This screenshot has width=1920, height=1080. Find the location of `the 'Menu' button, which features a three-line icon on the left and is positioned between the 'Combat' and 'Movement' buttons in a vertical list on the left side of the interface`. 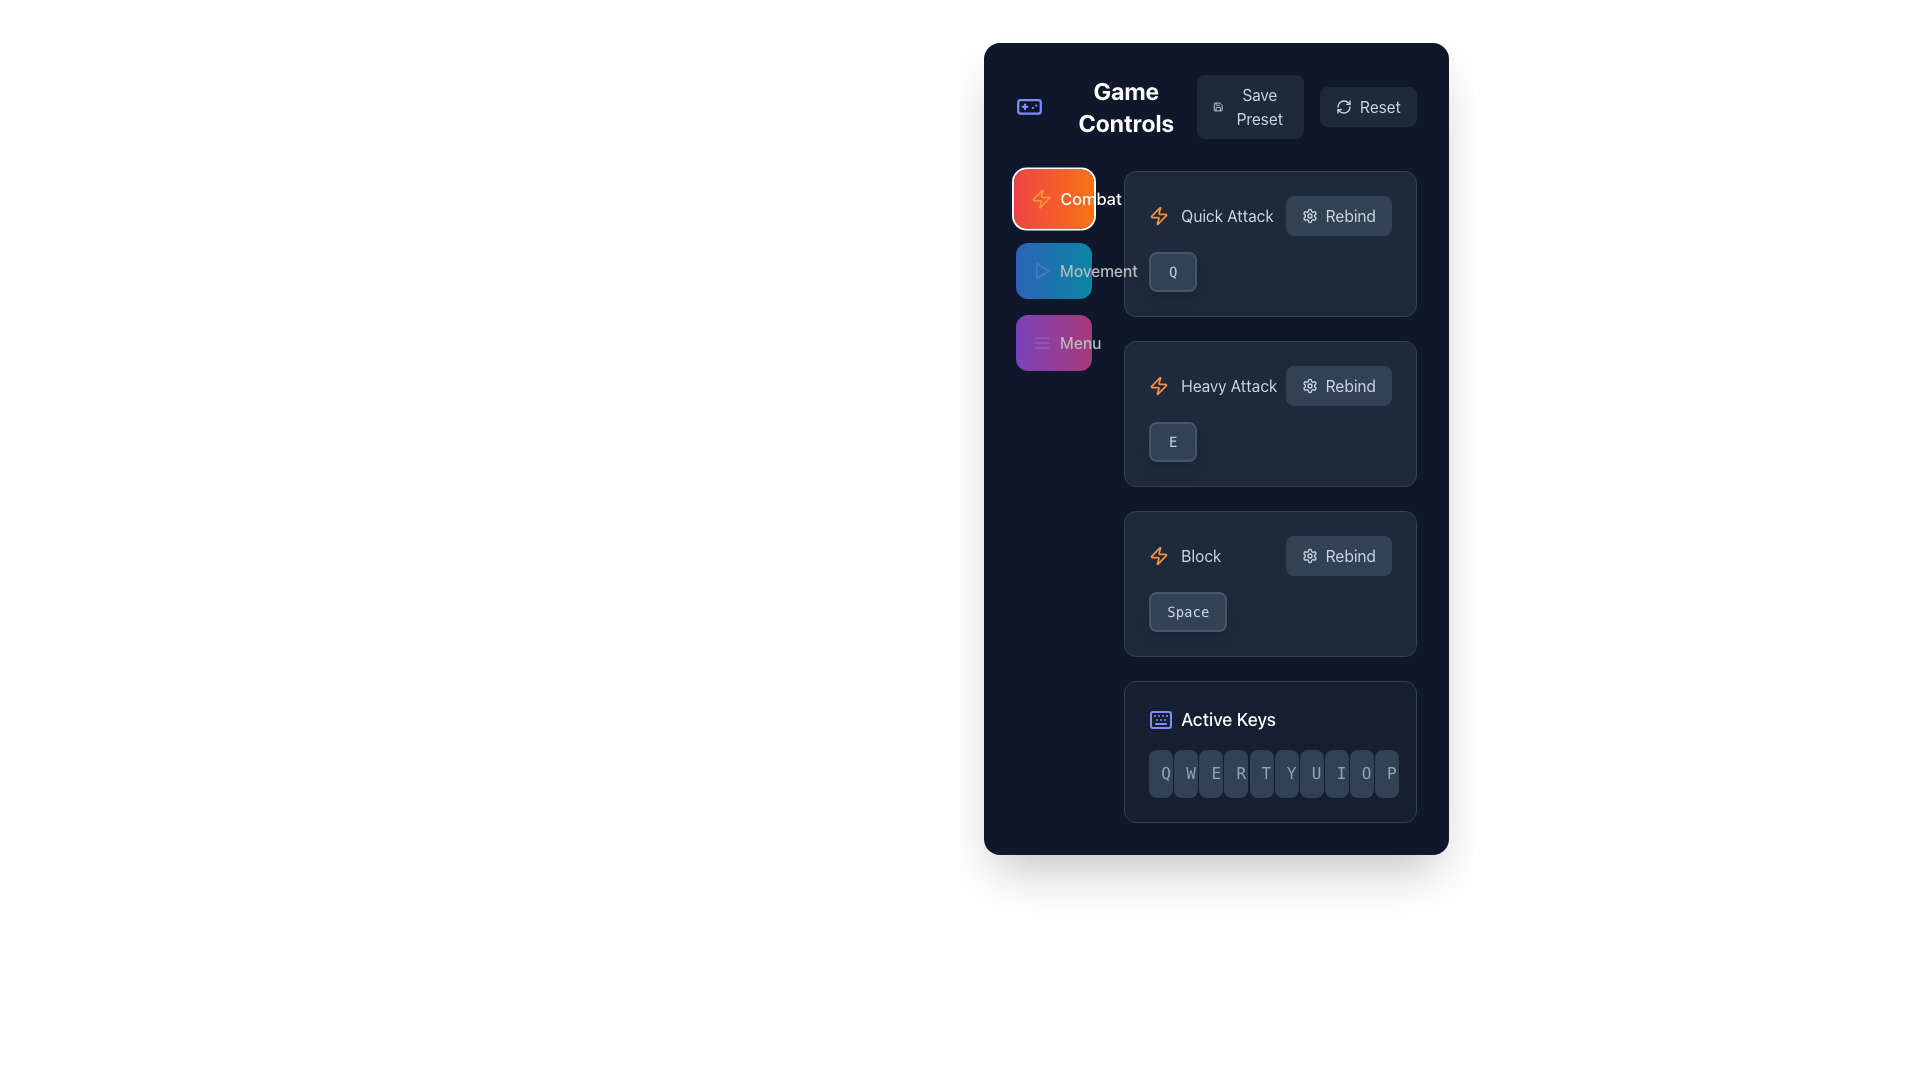

the 'Menu' button, which features a three-line icon on the left and is positioned between the 'Combat' and 'Movement' buttons in a vertical list on the left side of the interface is located at coordinates (1053, 342).